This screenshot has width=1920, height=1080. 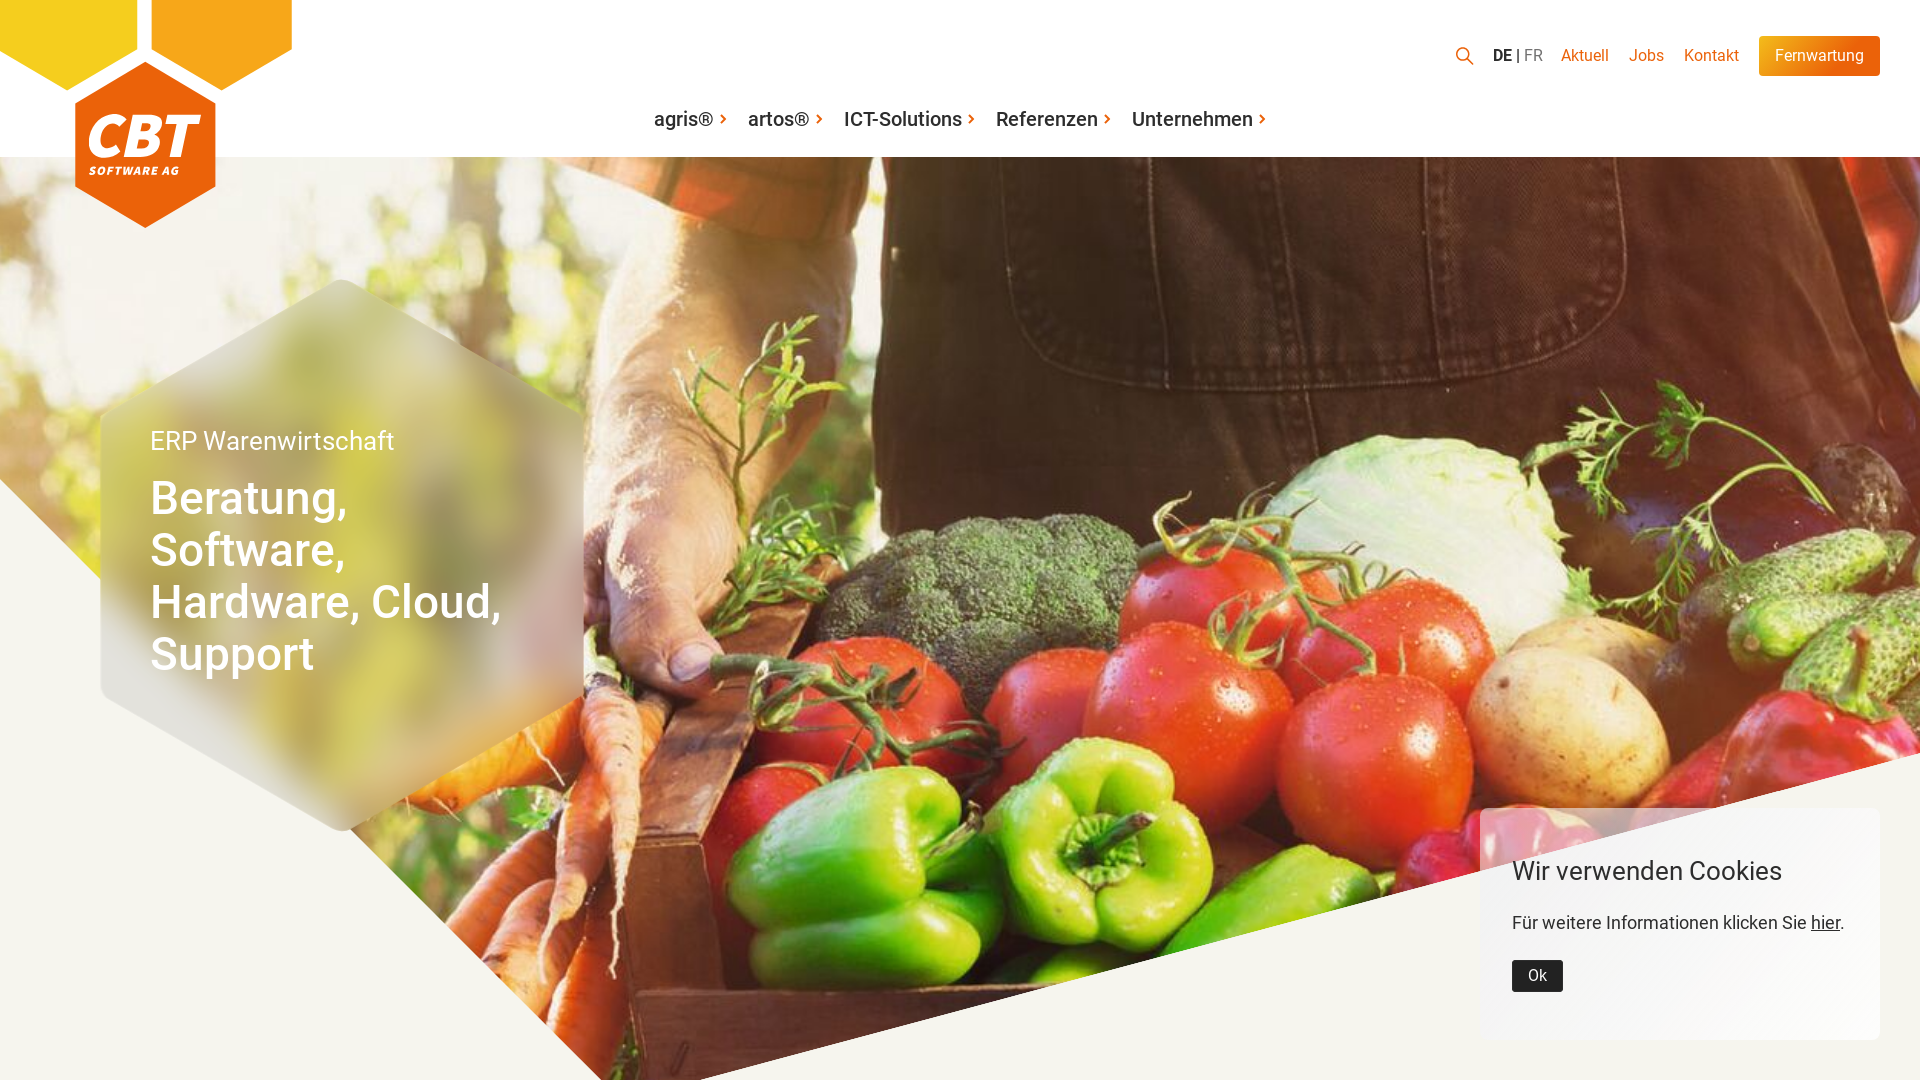 What do you see at coordinates (1522, 55) in the screenshot?
I see `'FR'` at bounding box center [1522, 55].